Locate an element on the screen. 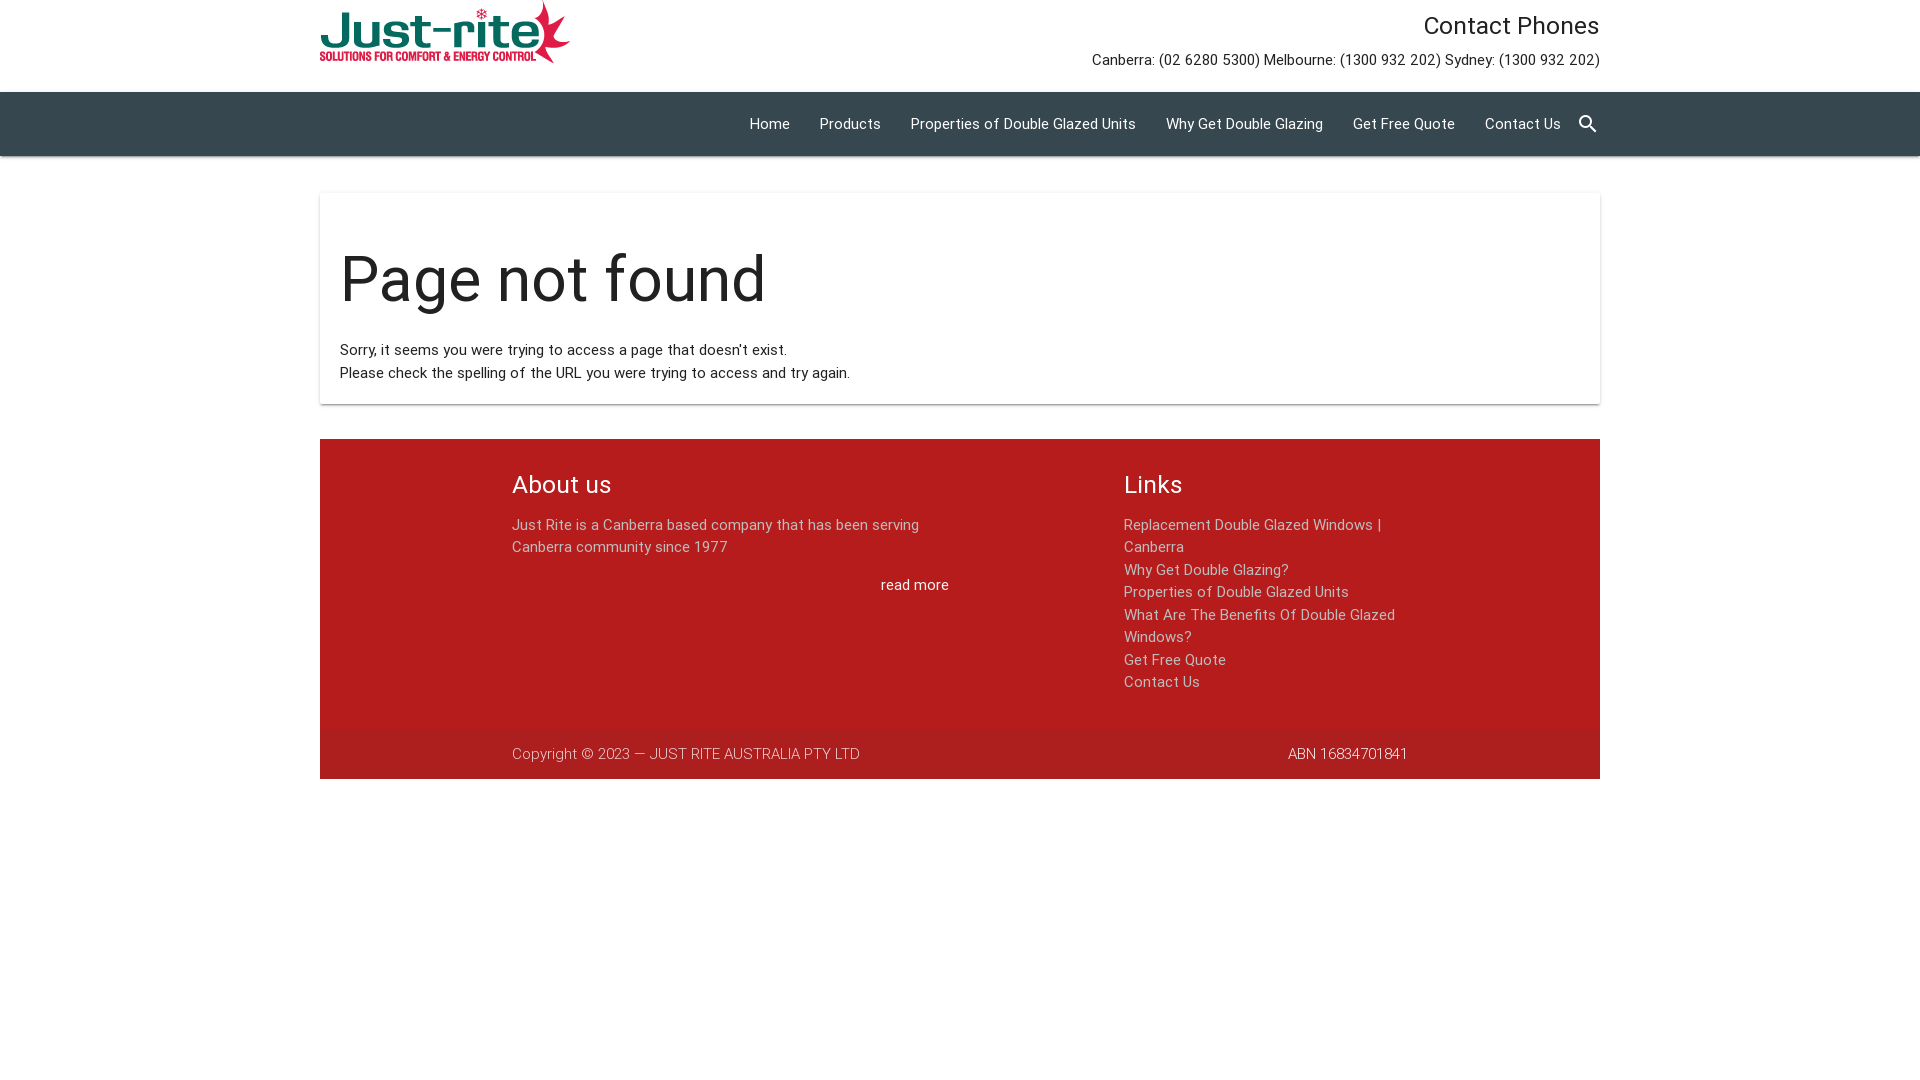  'Products' is located at coordinates (805, 123).